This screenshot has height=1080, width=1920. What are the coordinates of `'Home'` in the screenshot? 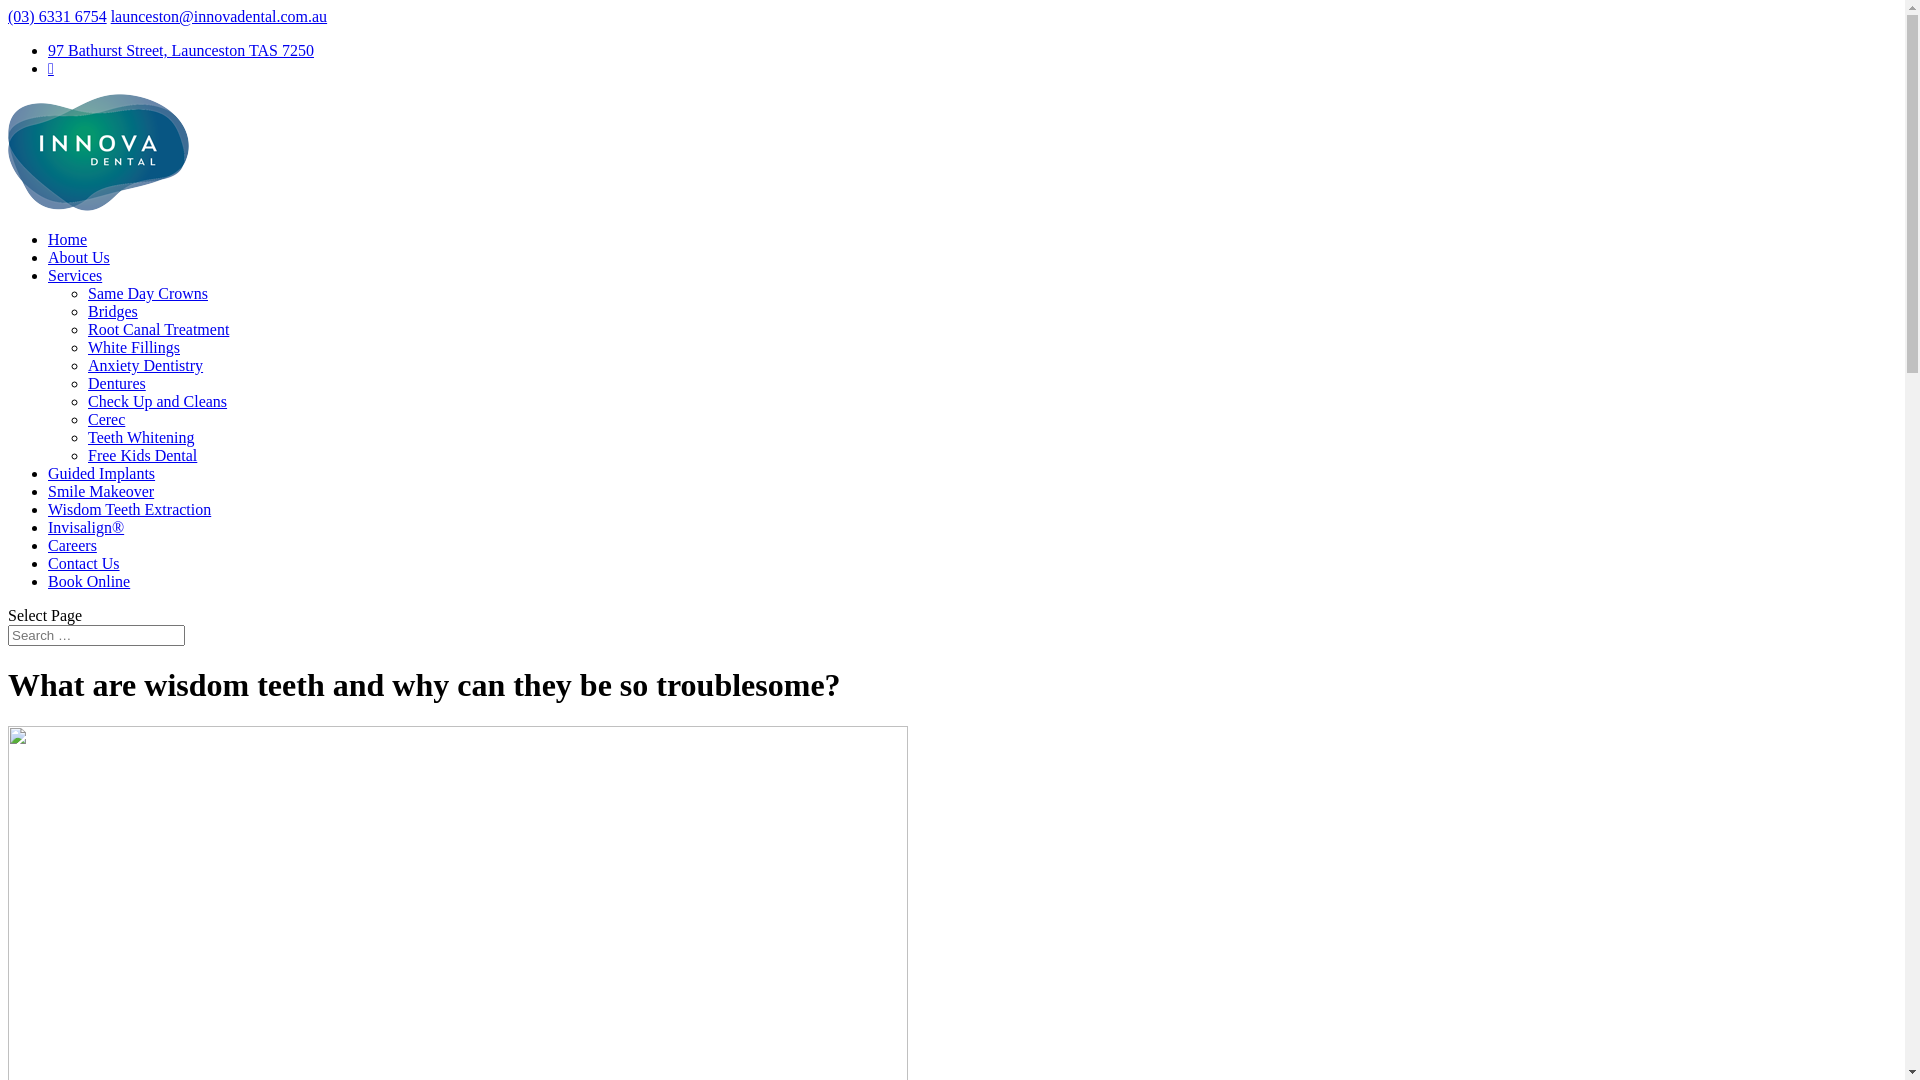 It's located at (67, 238).